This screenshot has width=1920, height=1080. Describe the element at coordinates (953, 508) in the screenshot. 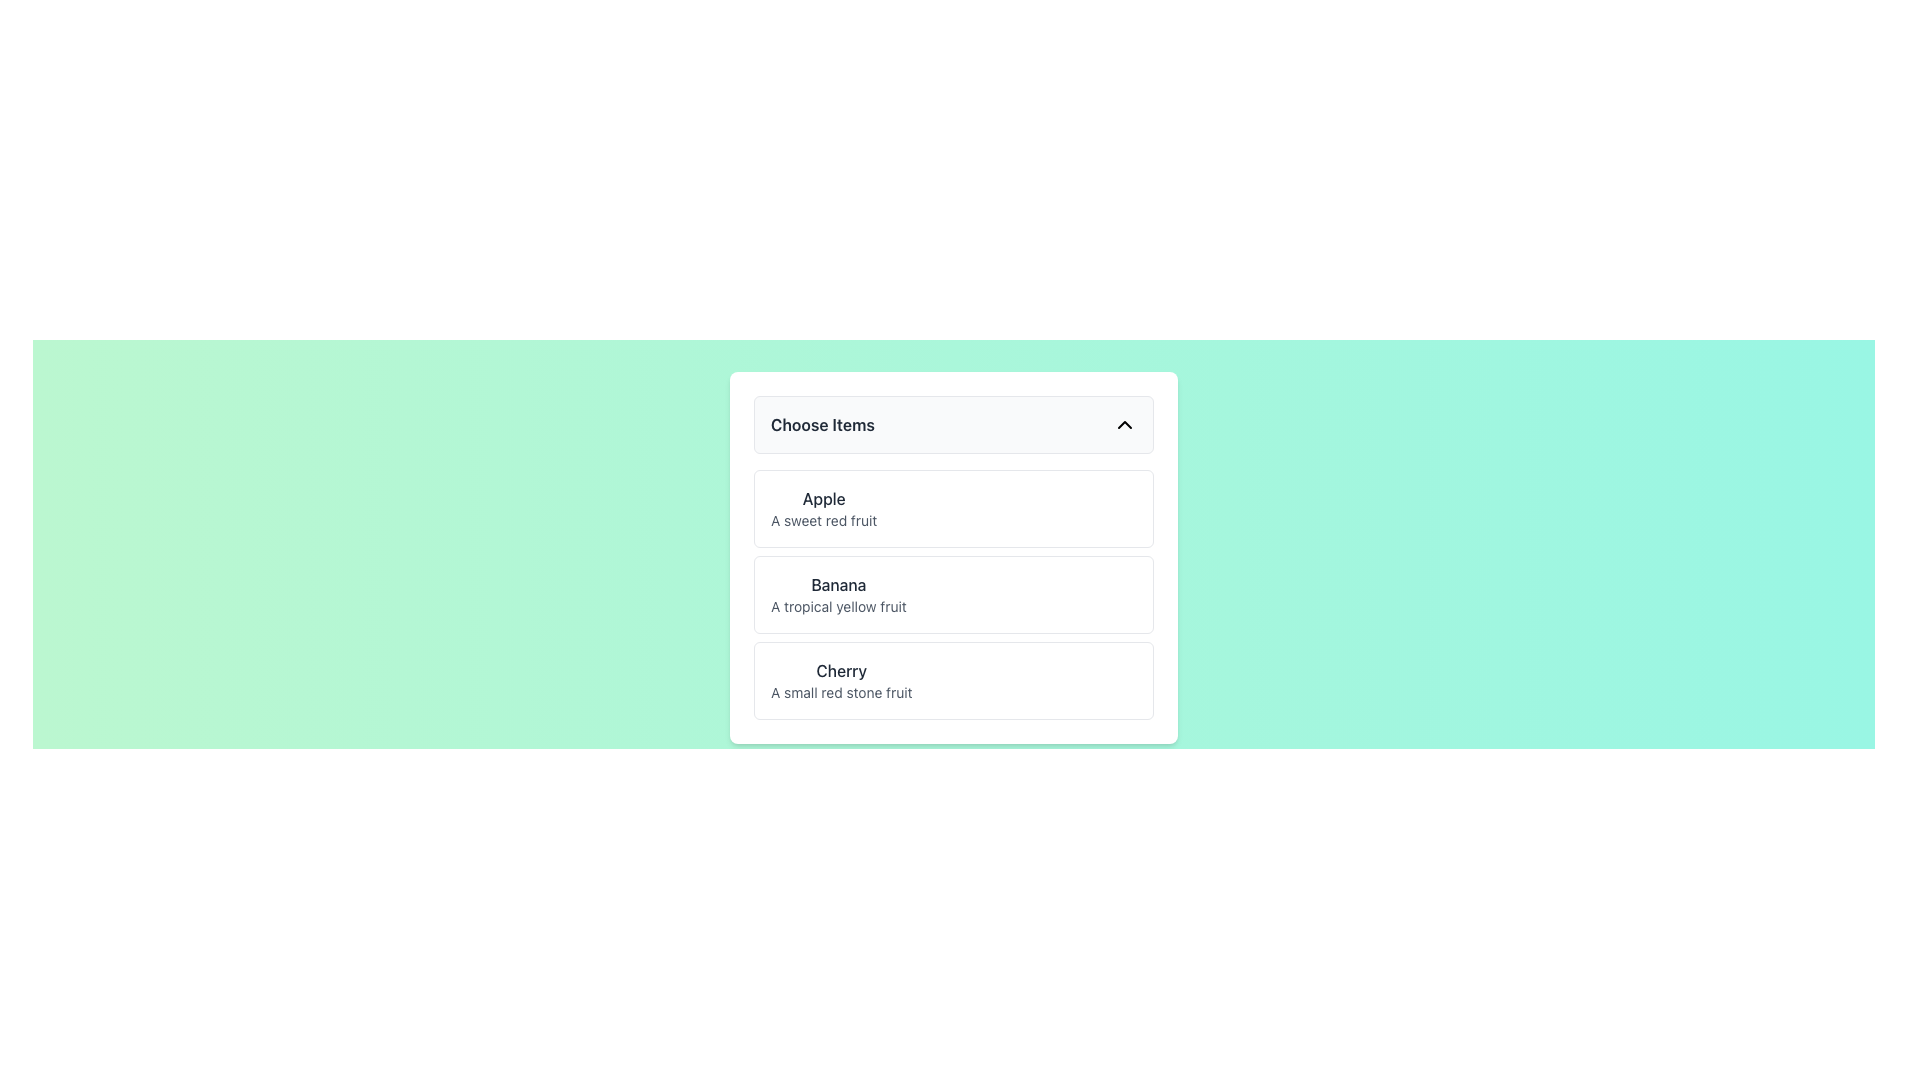

I see `the first list item below the title 'Choose Items'` at that location.